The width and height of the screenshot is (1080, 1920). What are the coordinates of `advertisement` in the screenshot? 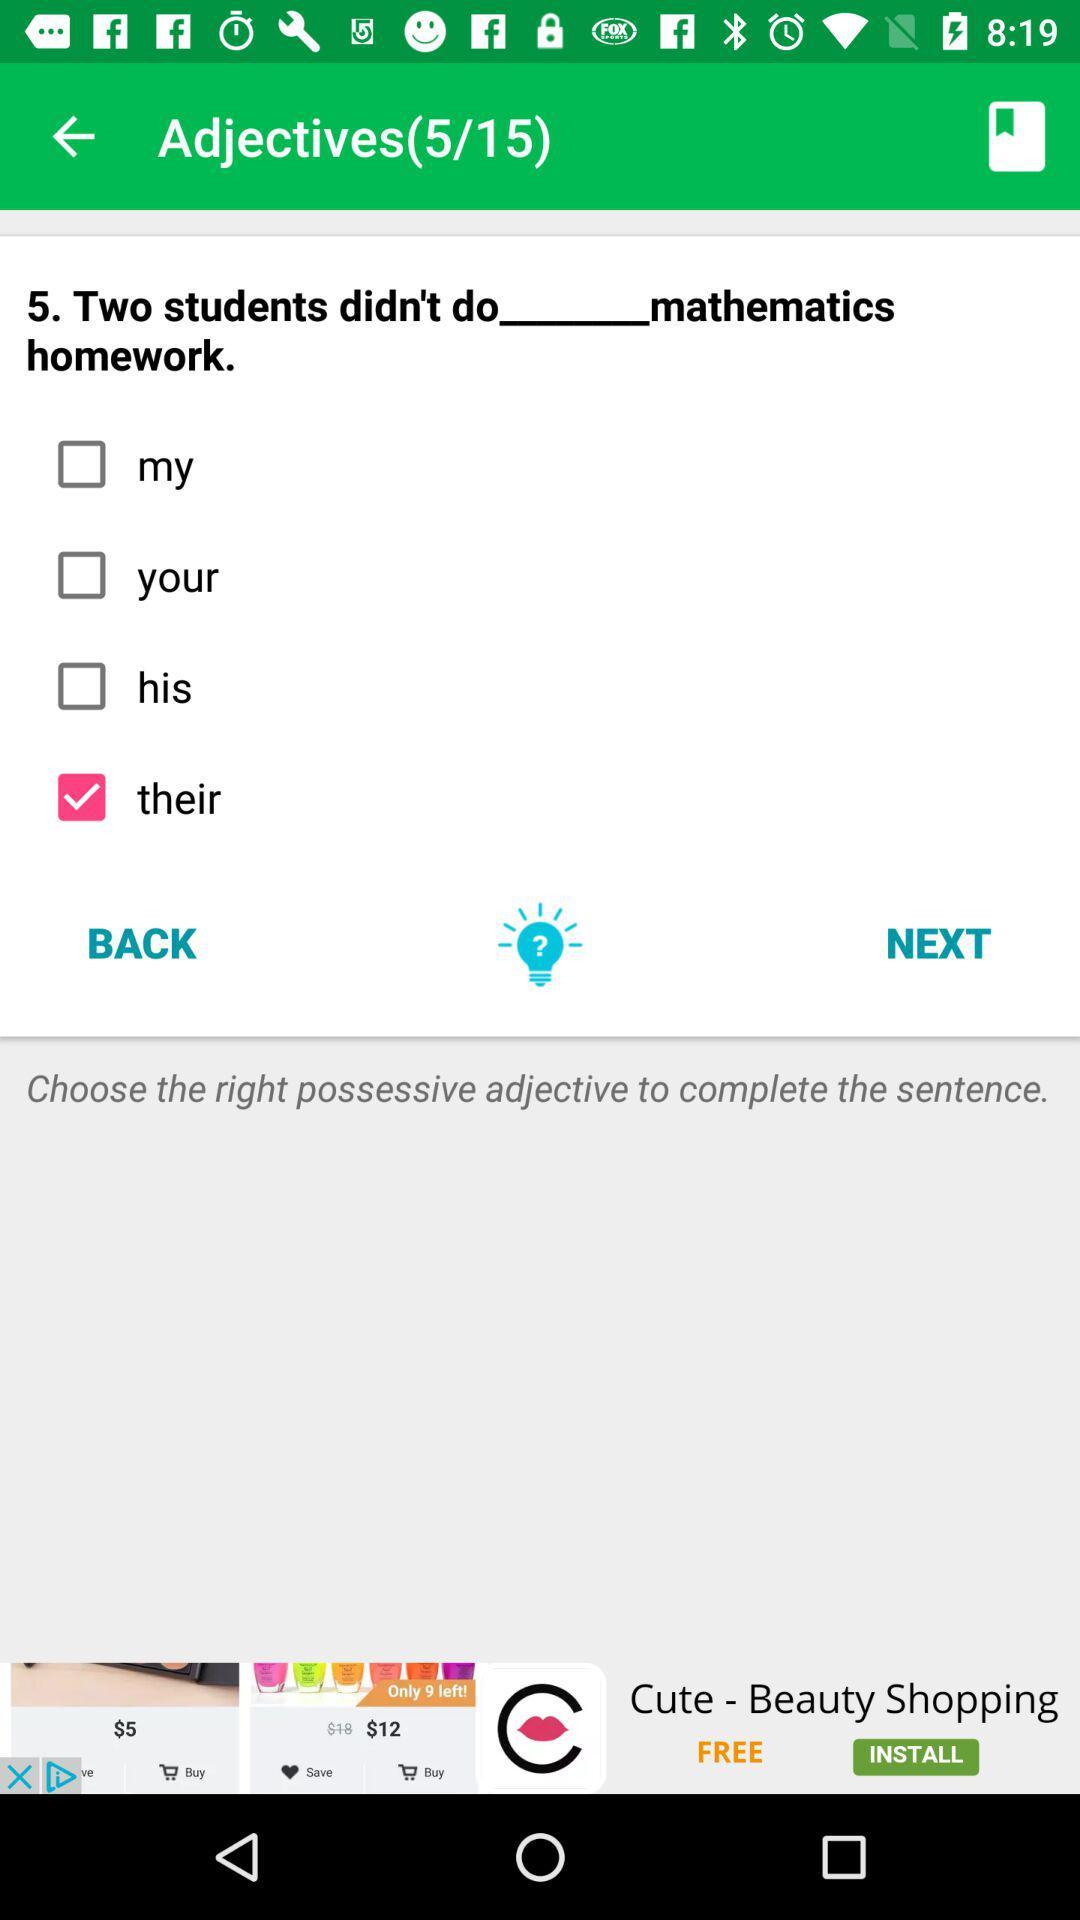 It's located at (540, 1727).